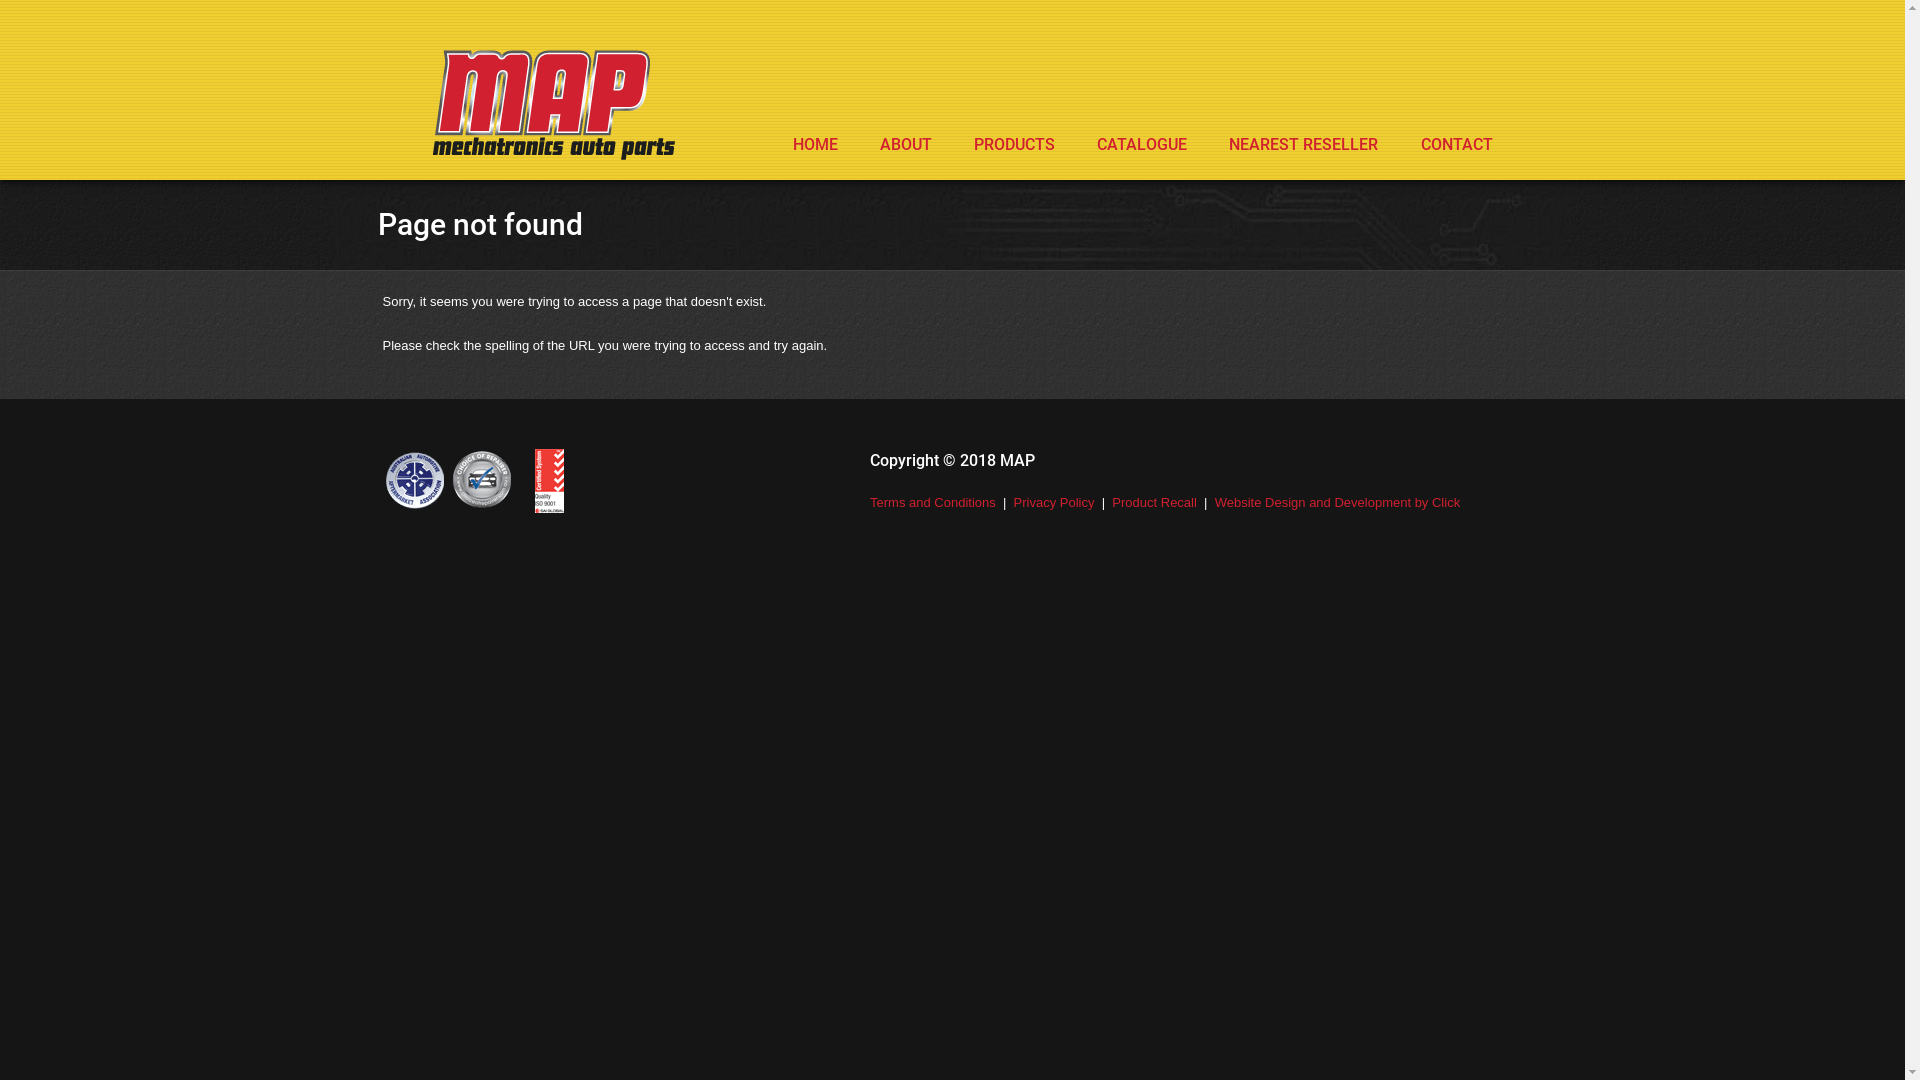 Image resolution: width=1920 pixels, height=1080 pixels. I want to click on 'Product Recall', so click(1154, 501).